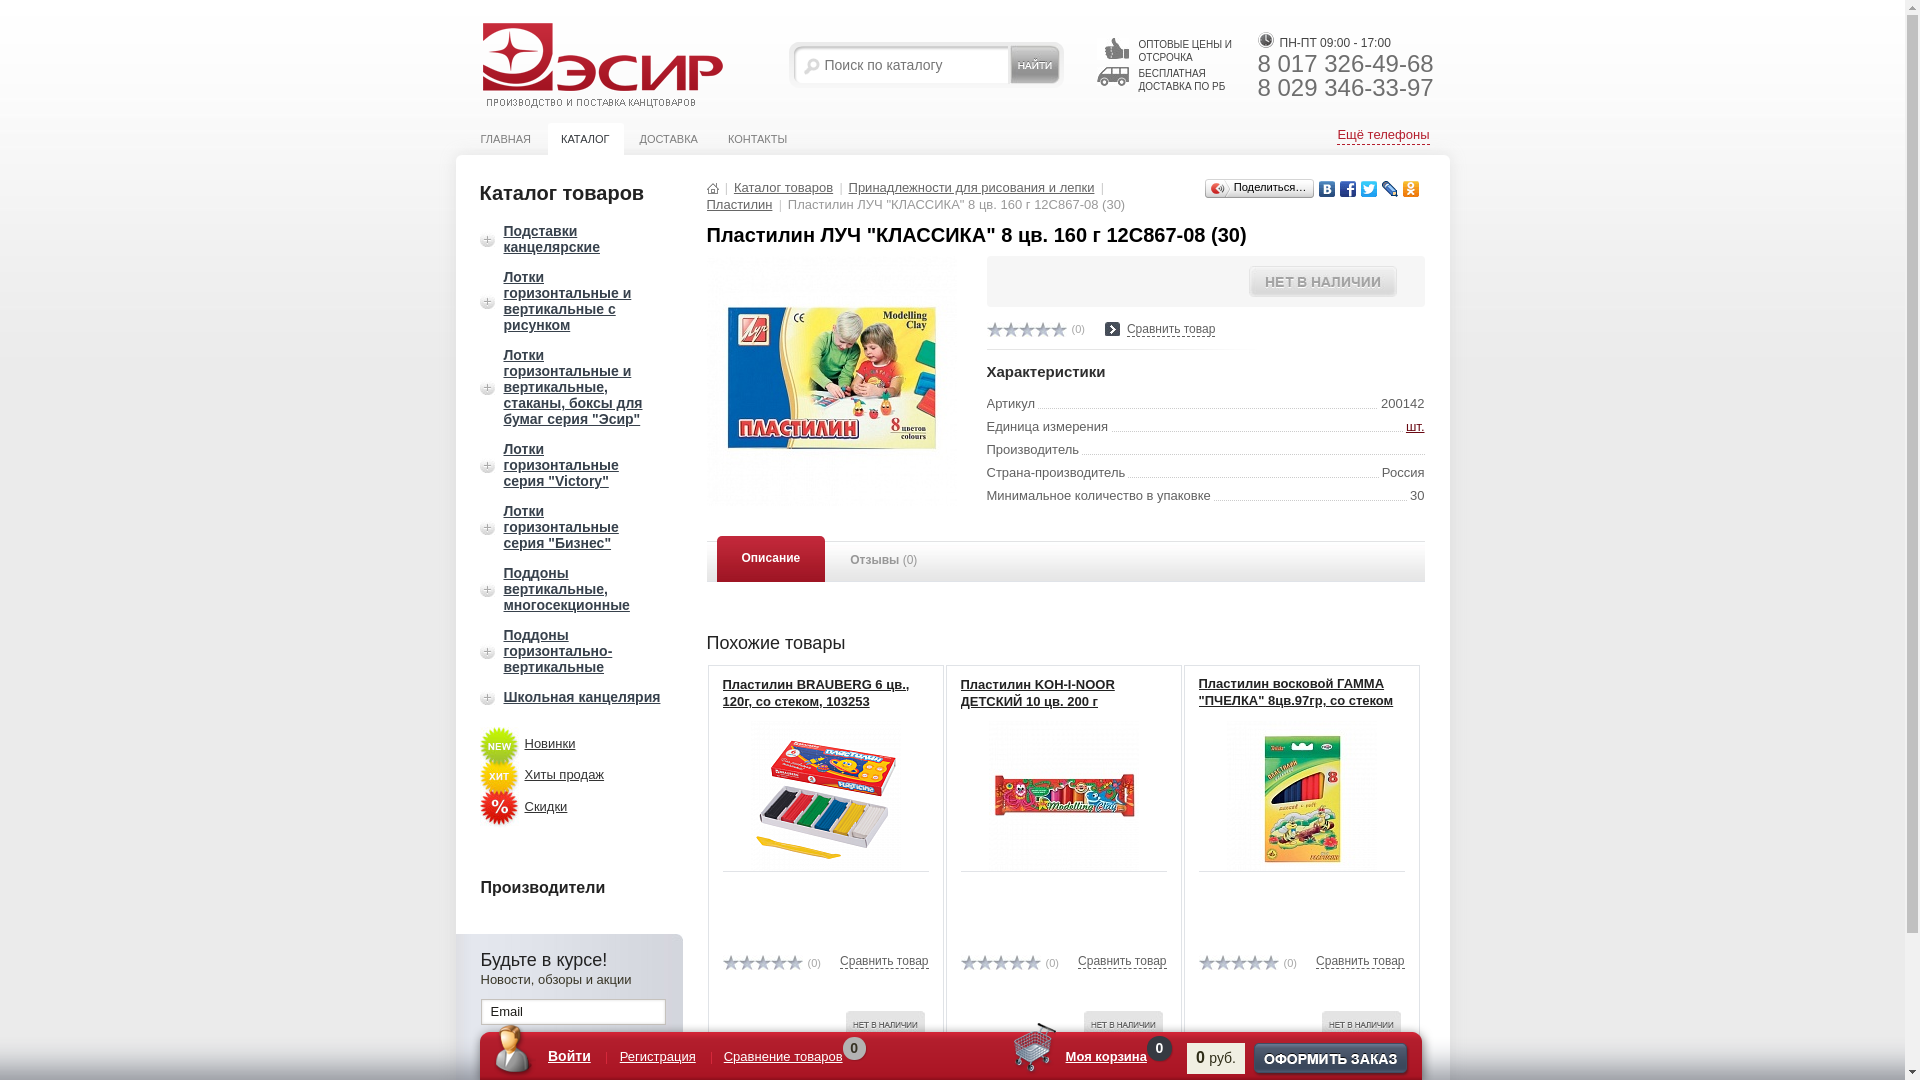 The image size is (1920, 1080). What do you see at coordinates (1367, 189) in the screenshot?
I see `'Twitter'` at bounding box center [1367, 189].